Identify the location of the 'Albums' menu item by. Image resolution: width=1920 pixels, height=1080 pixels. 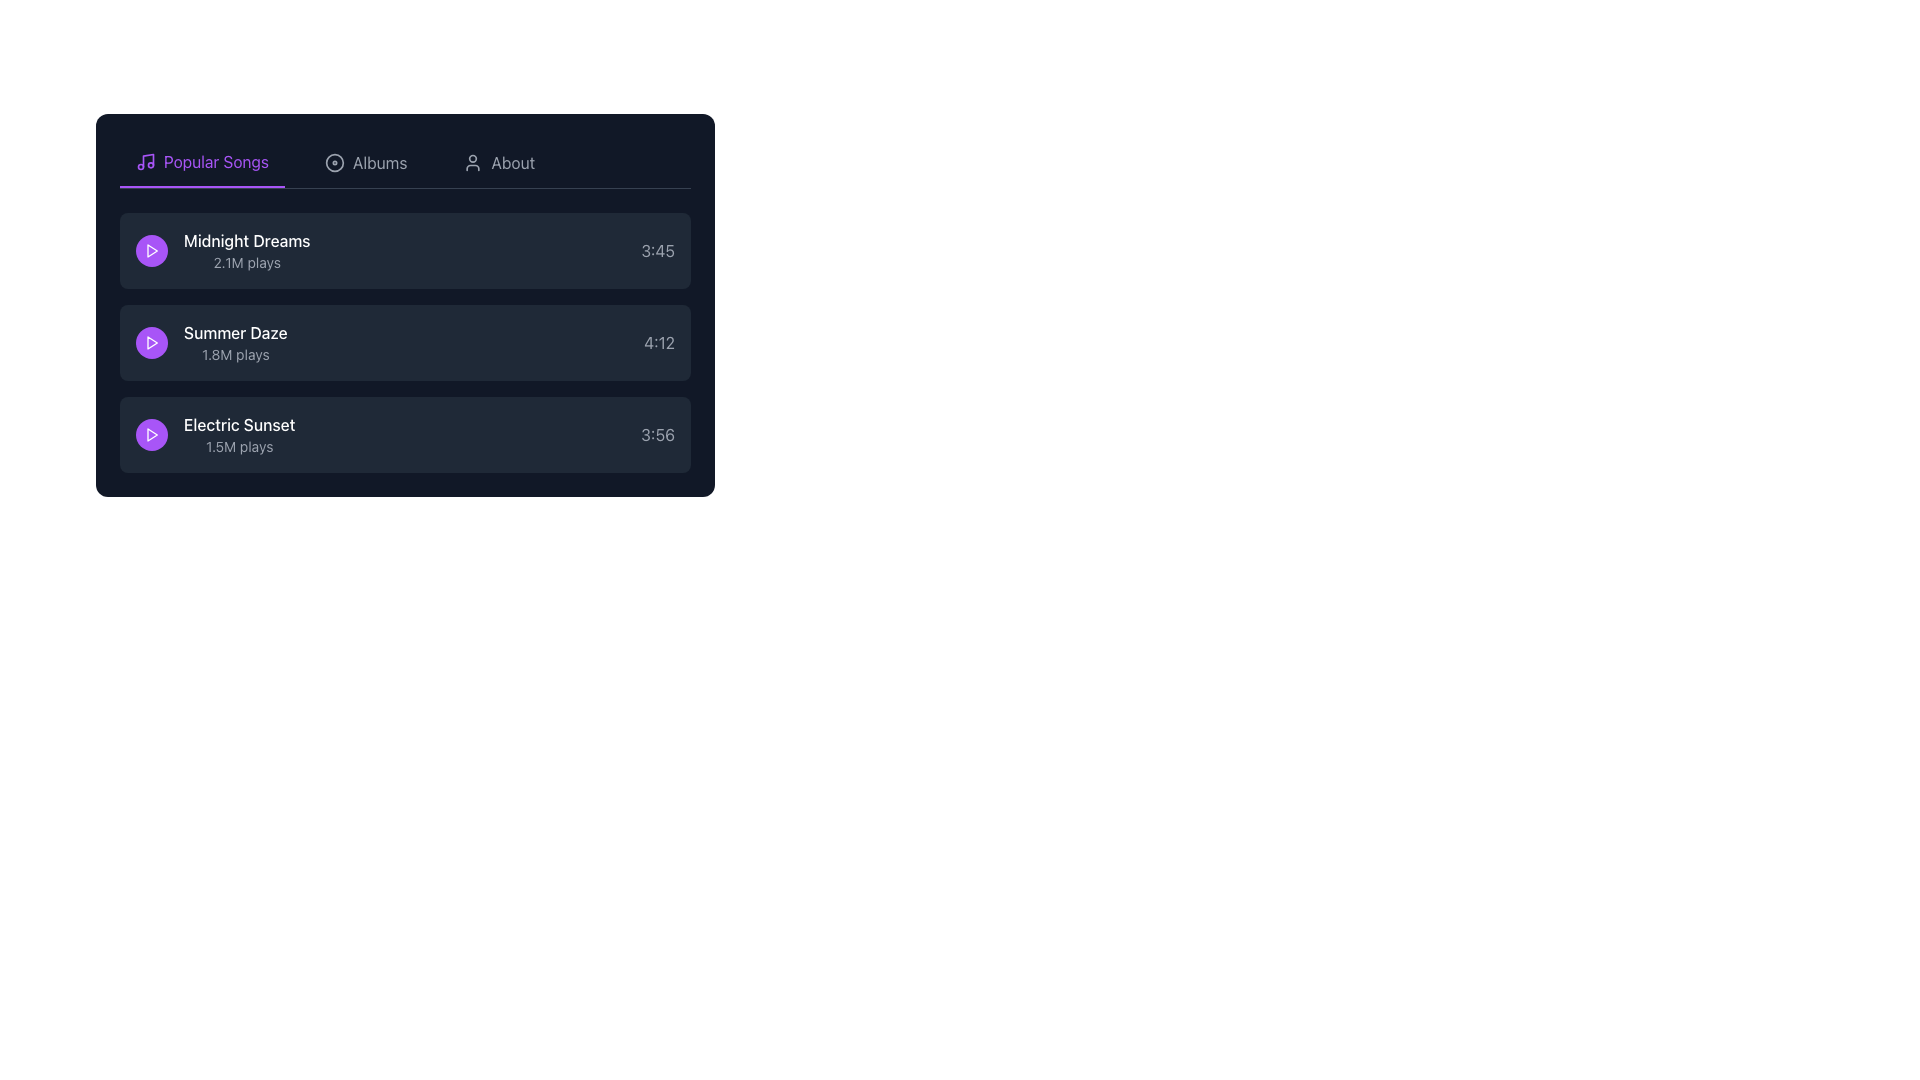
(335, 161).